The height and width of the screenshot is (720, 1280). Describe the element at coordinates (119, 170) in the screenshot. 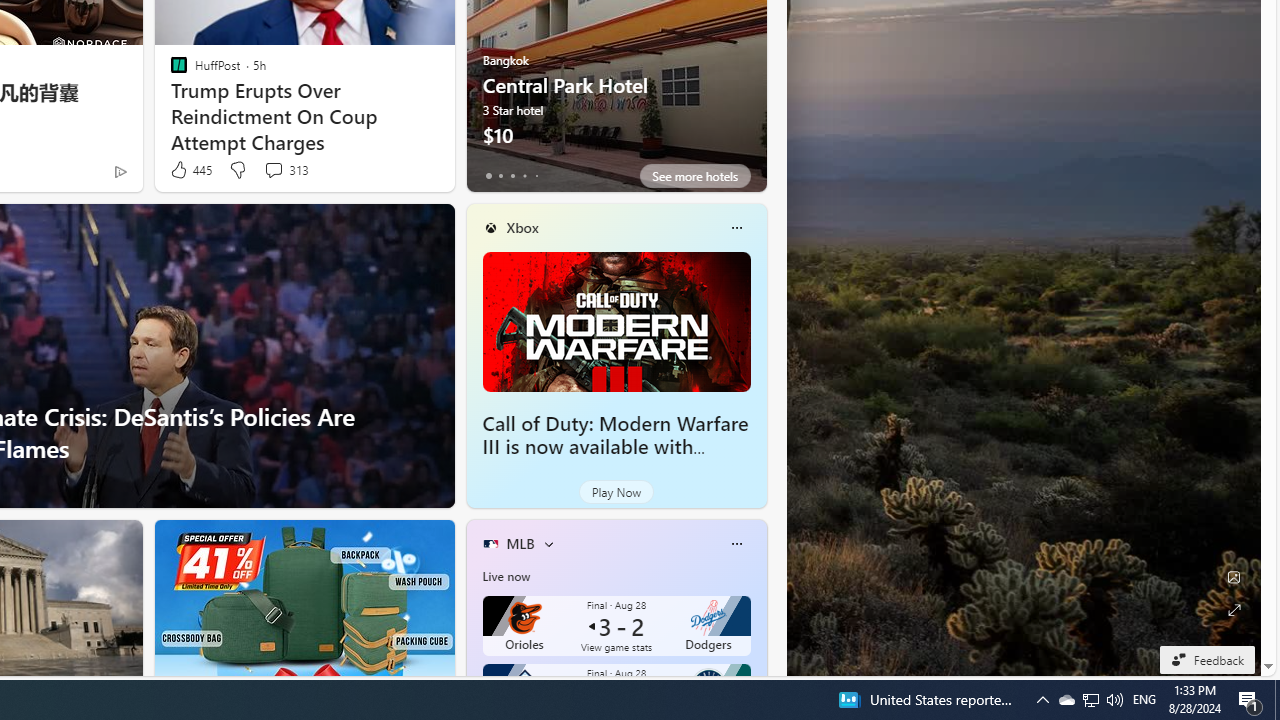

I see `'Ad Choice'` at that location.